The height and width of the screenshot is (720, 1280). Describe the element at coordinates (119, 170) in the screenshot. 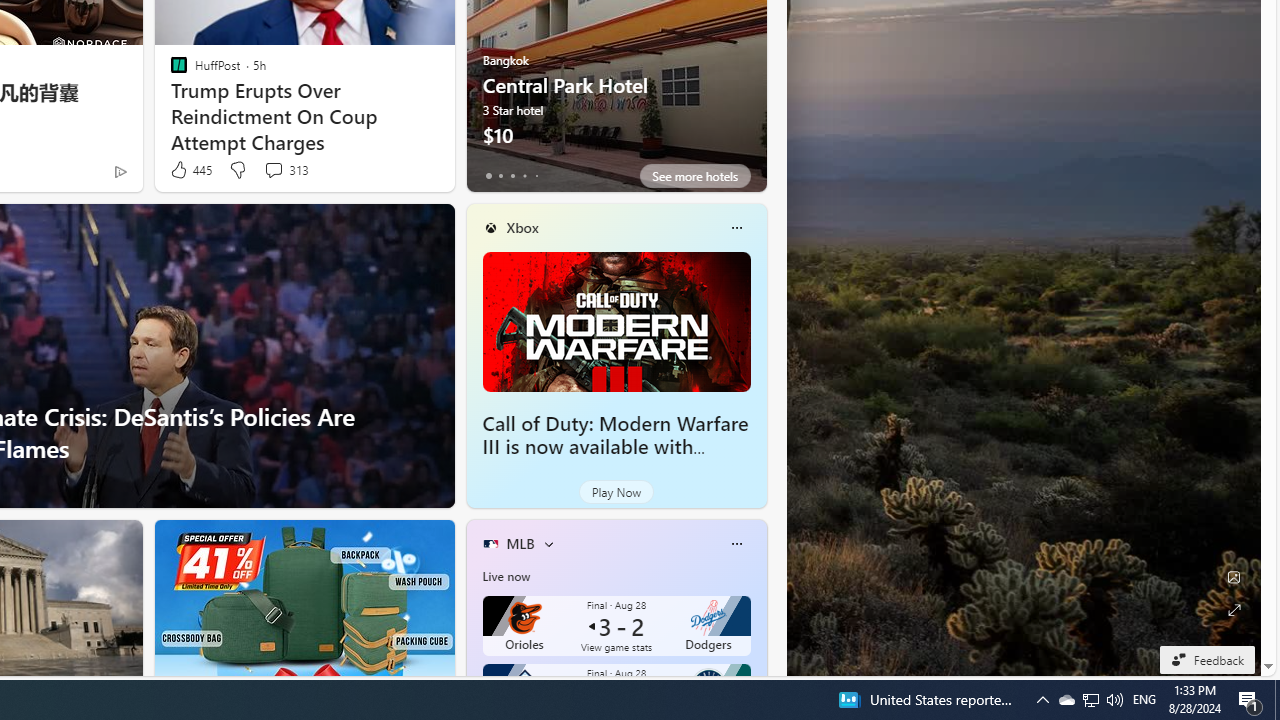

I see `'Ad Choice'` at that location.